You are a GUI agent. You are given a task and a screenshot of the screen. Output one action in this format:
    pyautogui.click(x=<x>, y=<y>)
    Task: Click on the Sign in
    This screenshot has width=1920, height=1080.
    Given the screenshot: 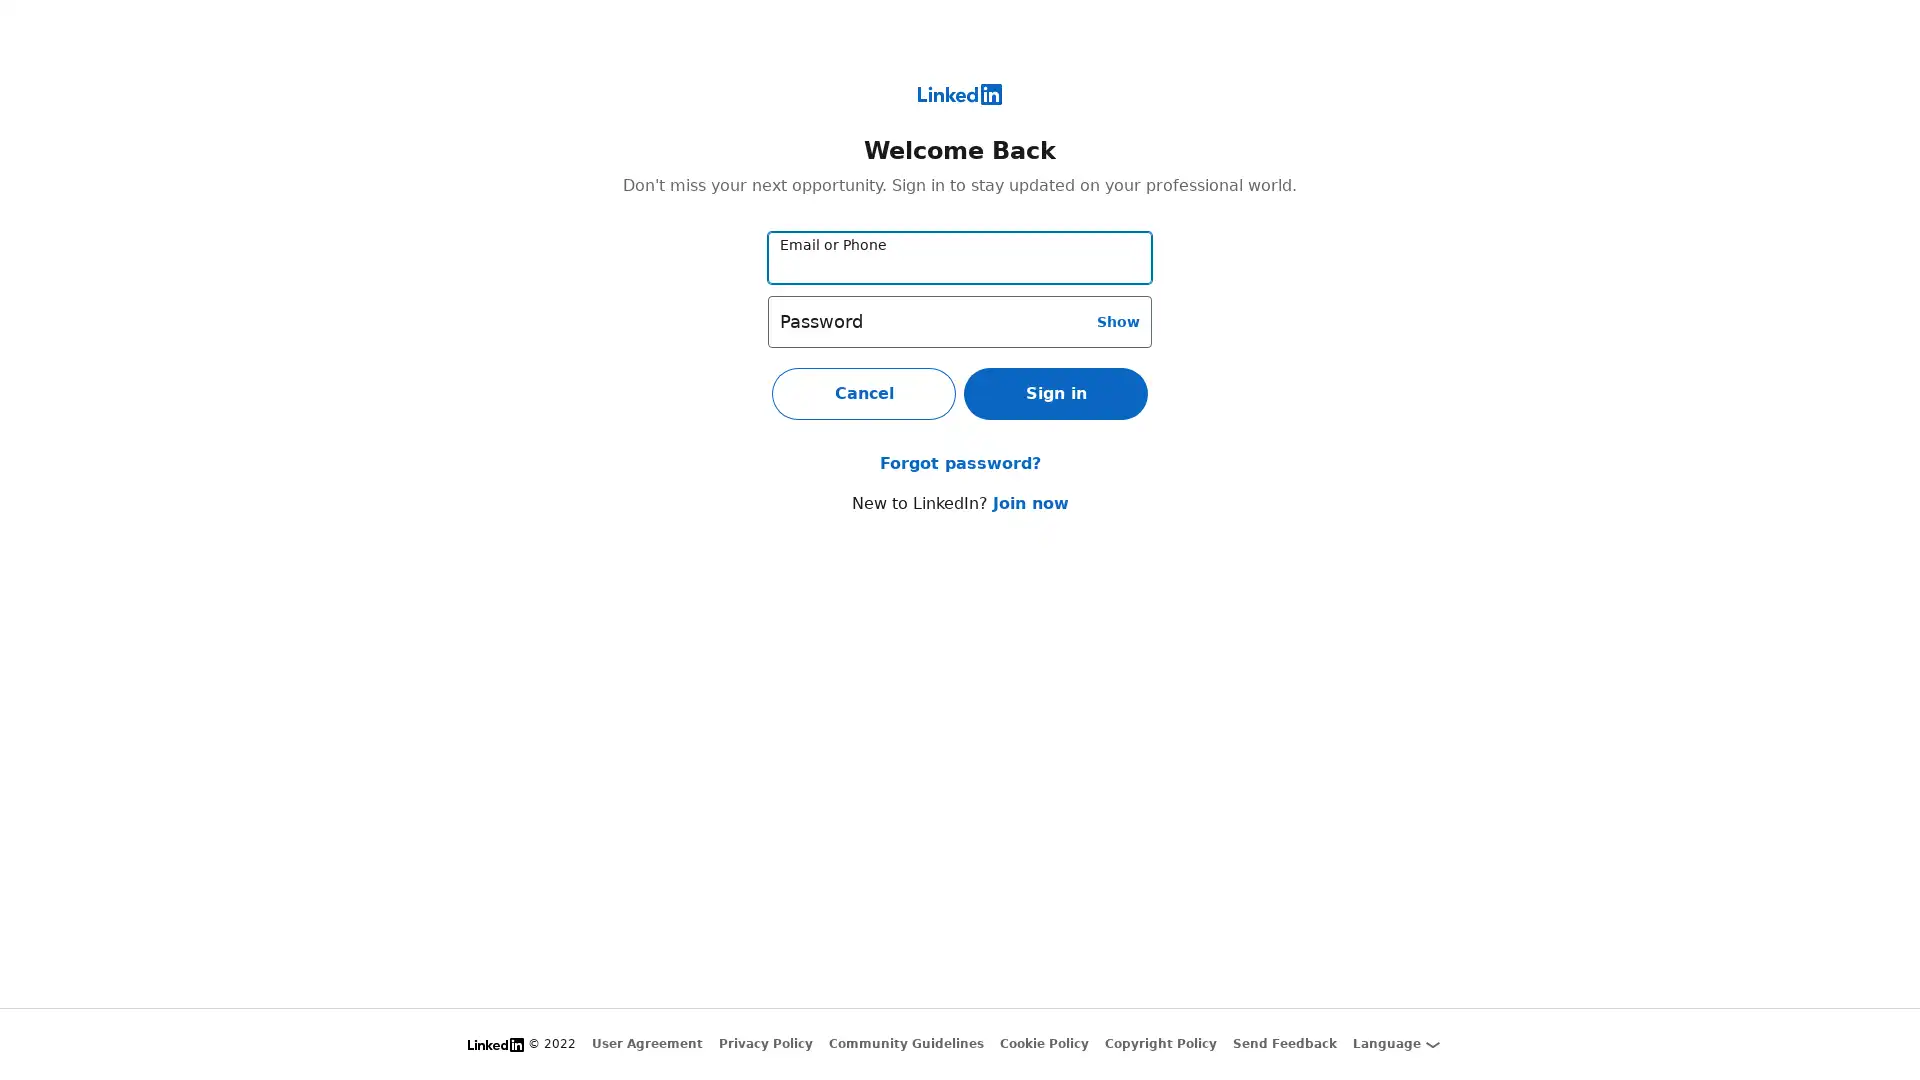 What is the action you would take?
    pyautogui.click(x=1055, y=393)
    